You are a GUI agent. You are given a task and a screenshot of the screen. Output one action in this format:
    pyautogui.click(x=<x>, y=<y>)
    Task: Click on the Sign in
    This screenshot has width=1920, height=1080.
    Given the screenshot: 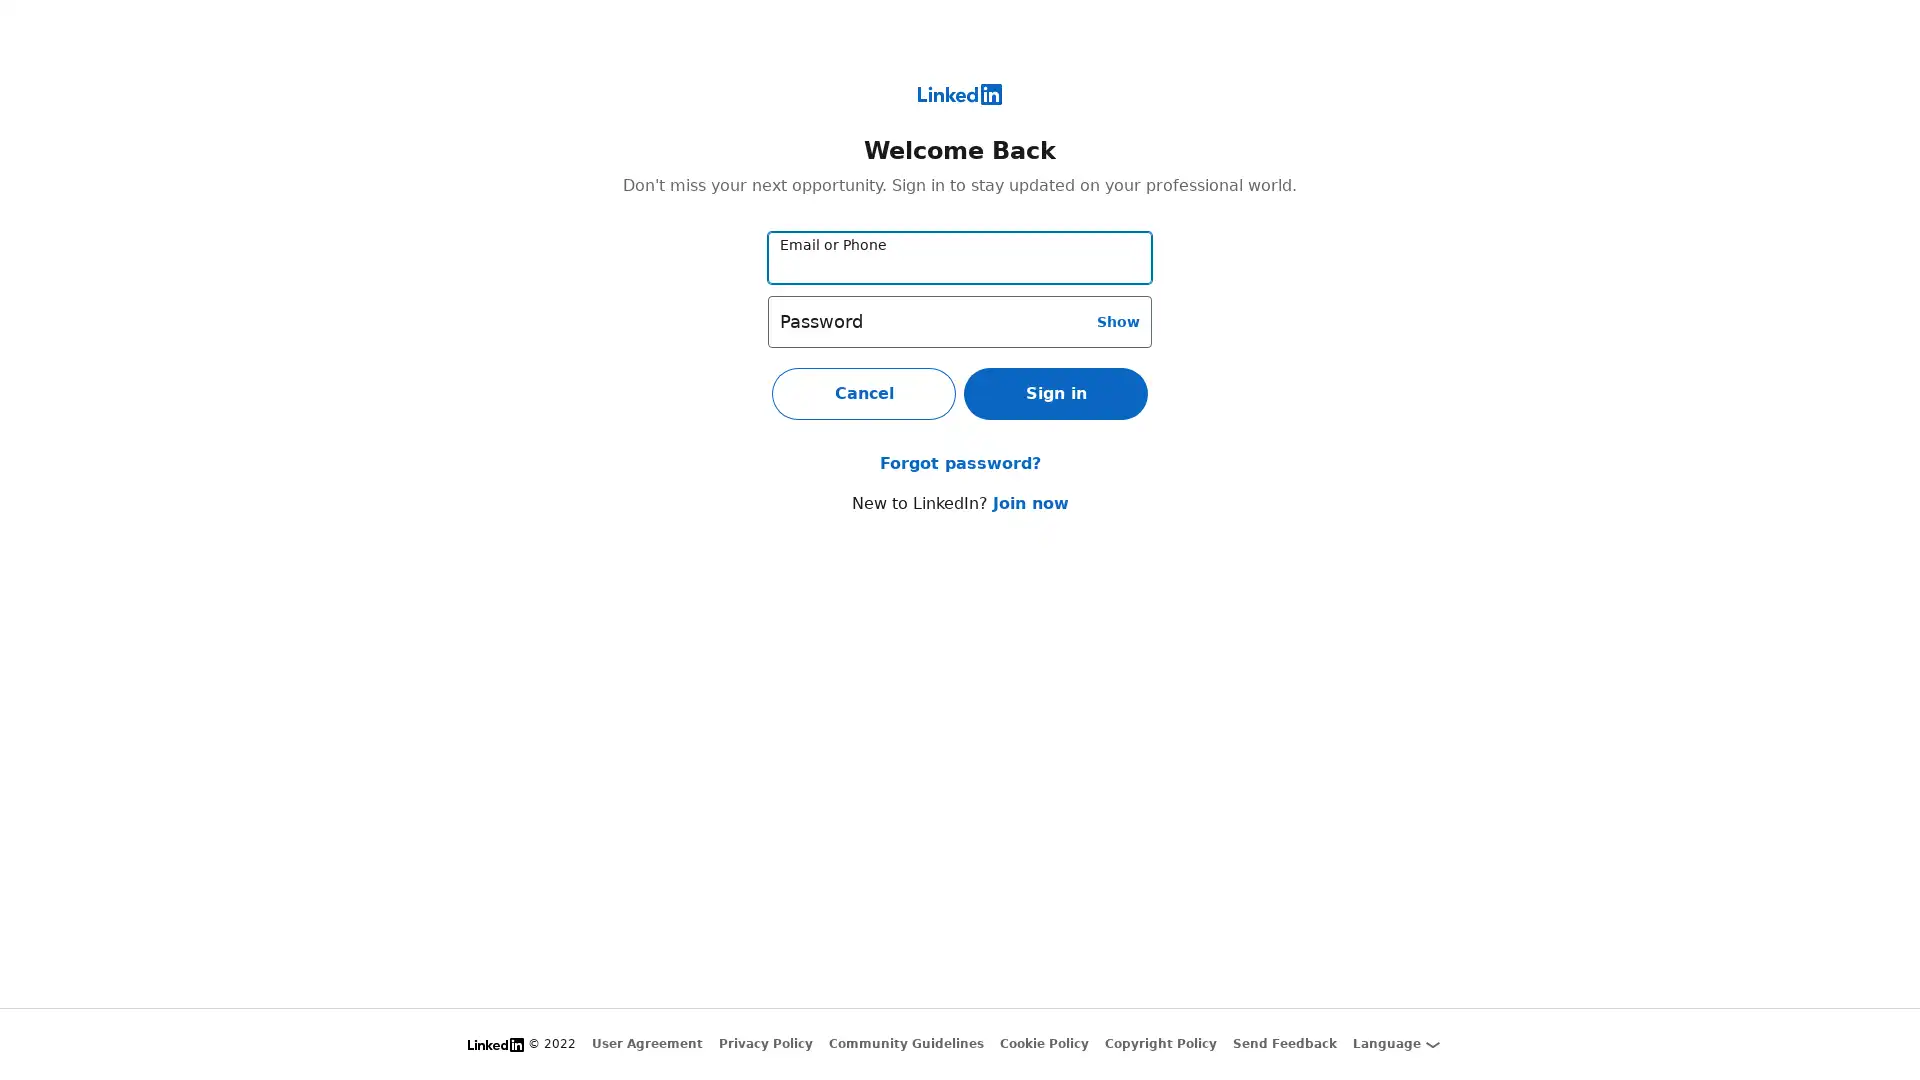 What is the action you would take?
    pyautogui.click(x=1055, y=393)
    